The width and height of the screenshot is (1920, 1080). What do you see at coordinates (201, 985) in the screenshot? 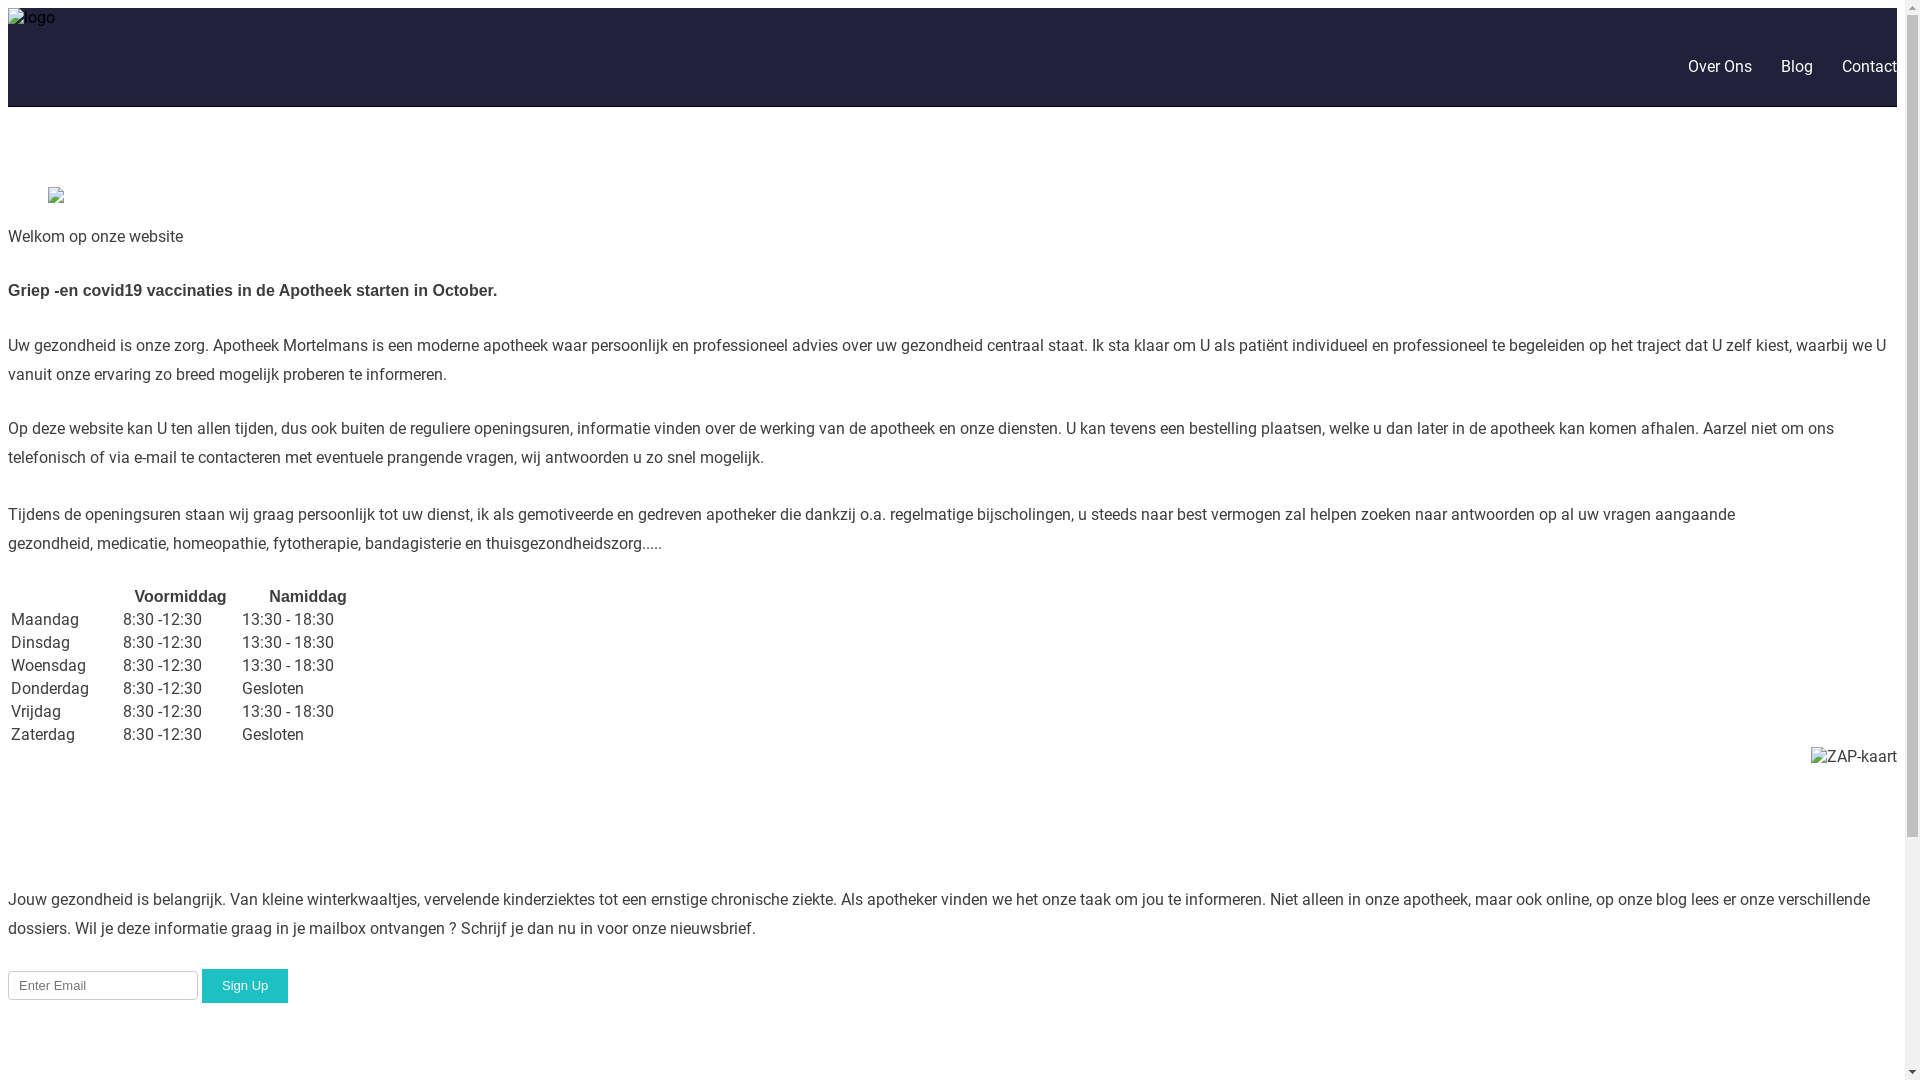
I see `'Sign Up'` at bounding box center [201, 985].